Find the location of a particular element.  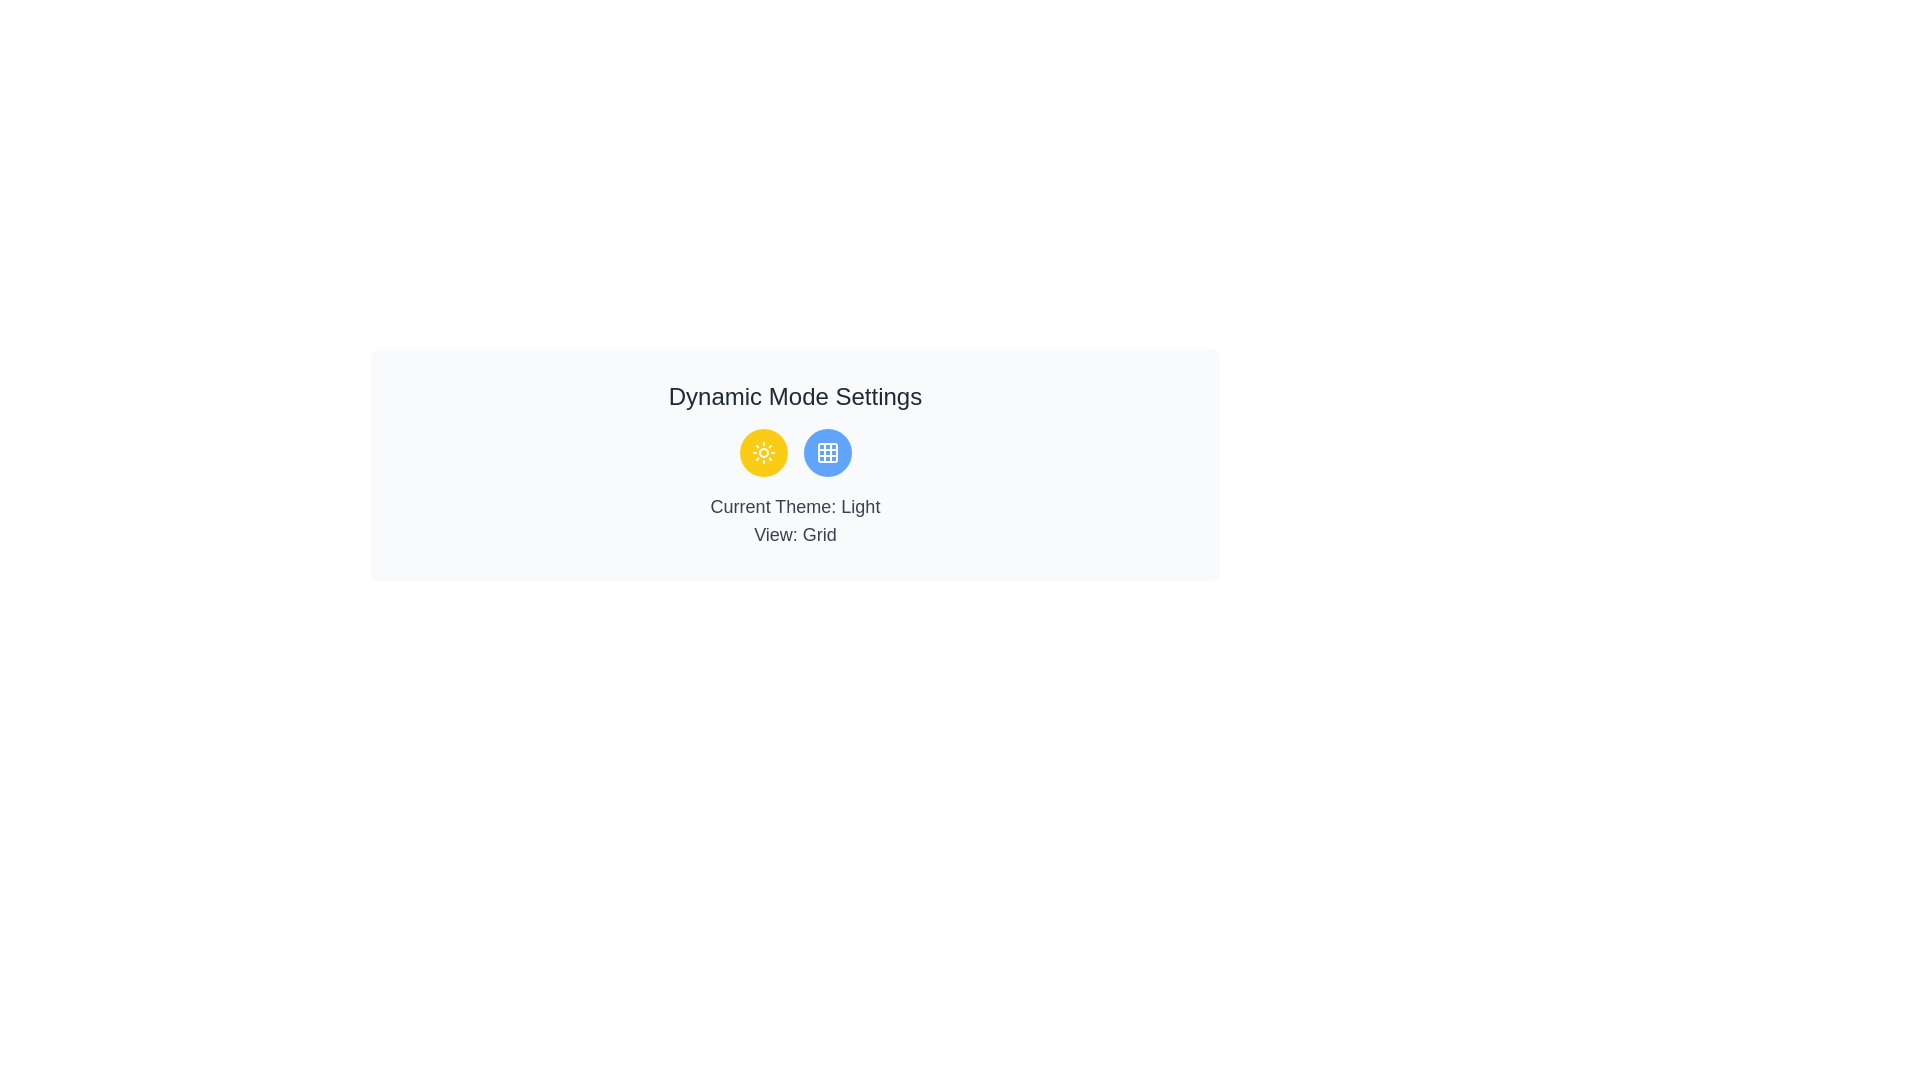

the static text label that displays the current theme ('Light') and view mode ('Grid'), located below the 'Dynamic Mode Settings' header and two round icon buttons is located at coordinates (794, 519).